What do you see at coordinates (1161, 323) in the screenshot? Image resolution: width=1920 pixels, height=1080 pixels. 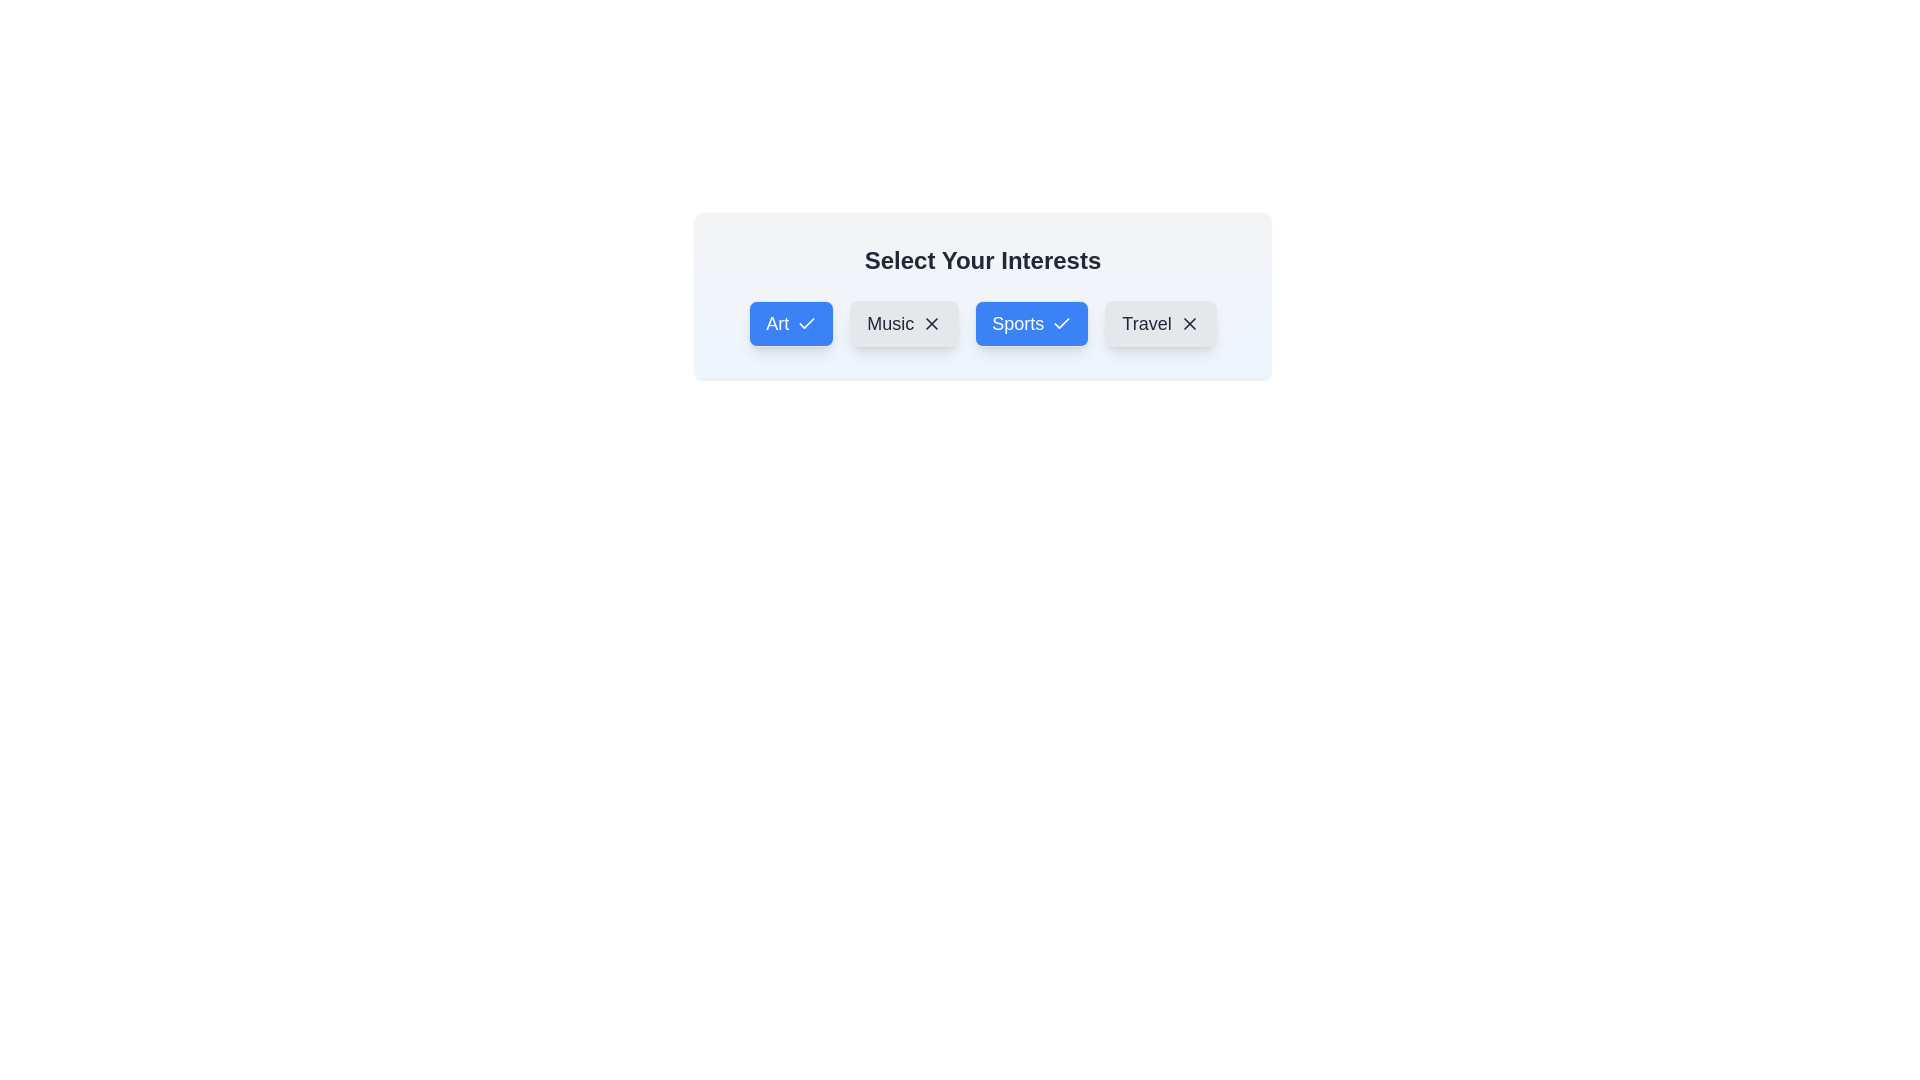 I see `the interest item Travel to observe its hover effect` at bounding box center [1161, 323].